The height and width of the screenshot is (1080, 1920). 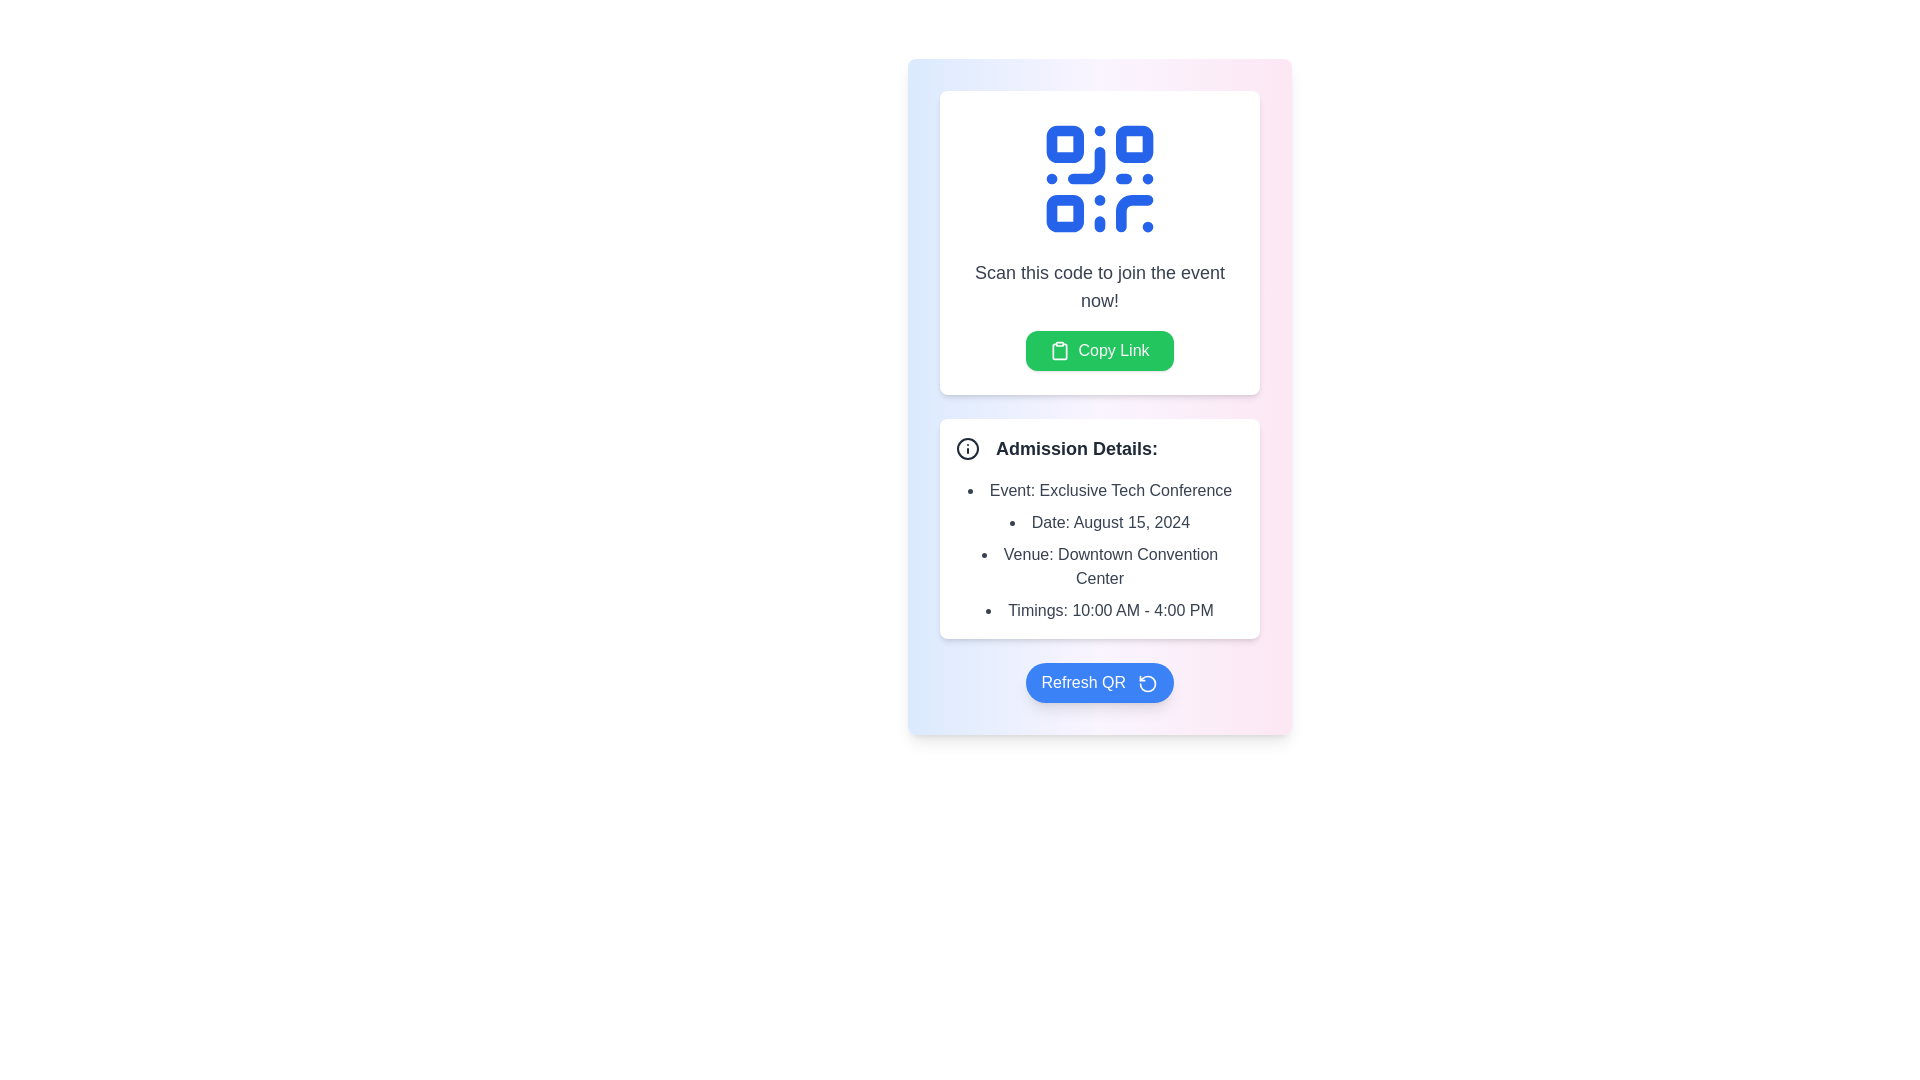 What do you see at coordinates (1098, 681) in the screenshot?
I see `the refresh button at the bottom center of the event details card` at bounding box center [1098, 681].